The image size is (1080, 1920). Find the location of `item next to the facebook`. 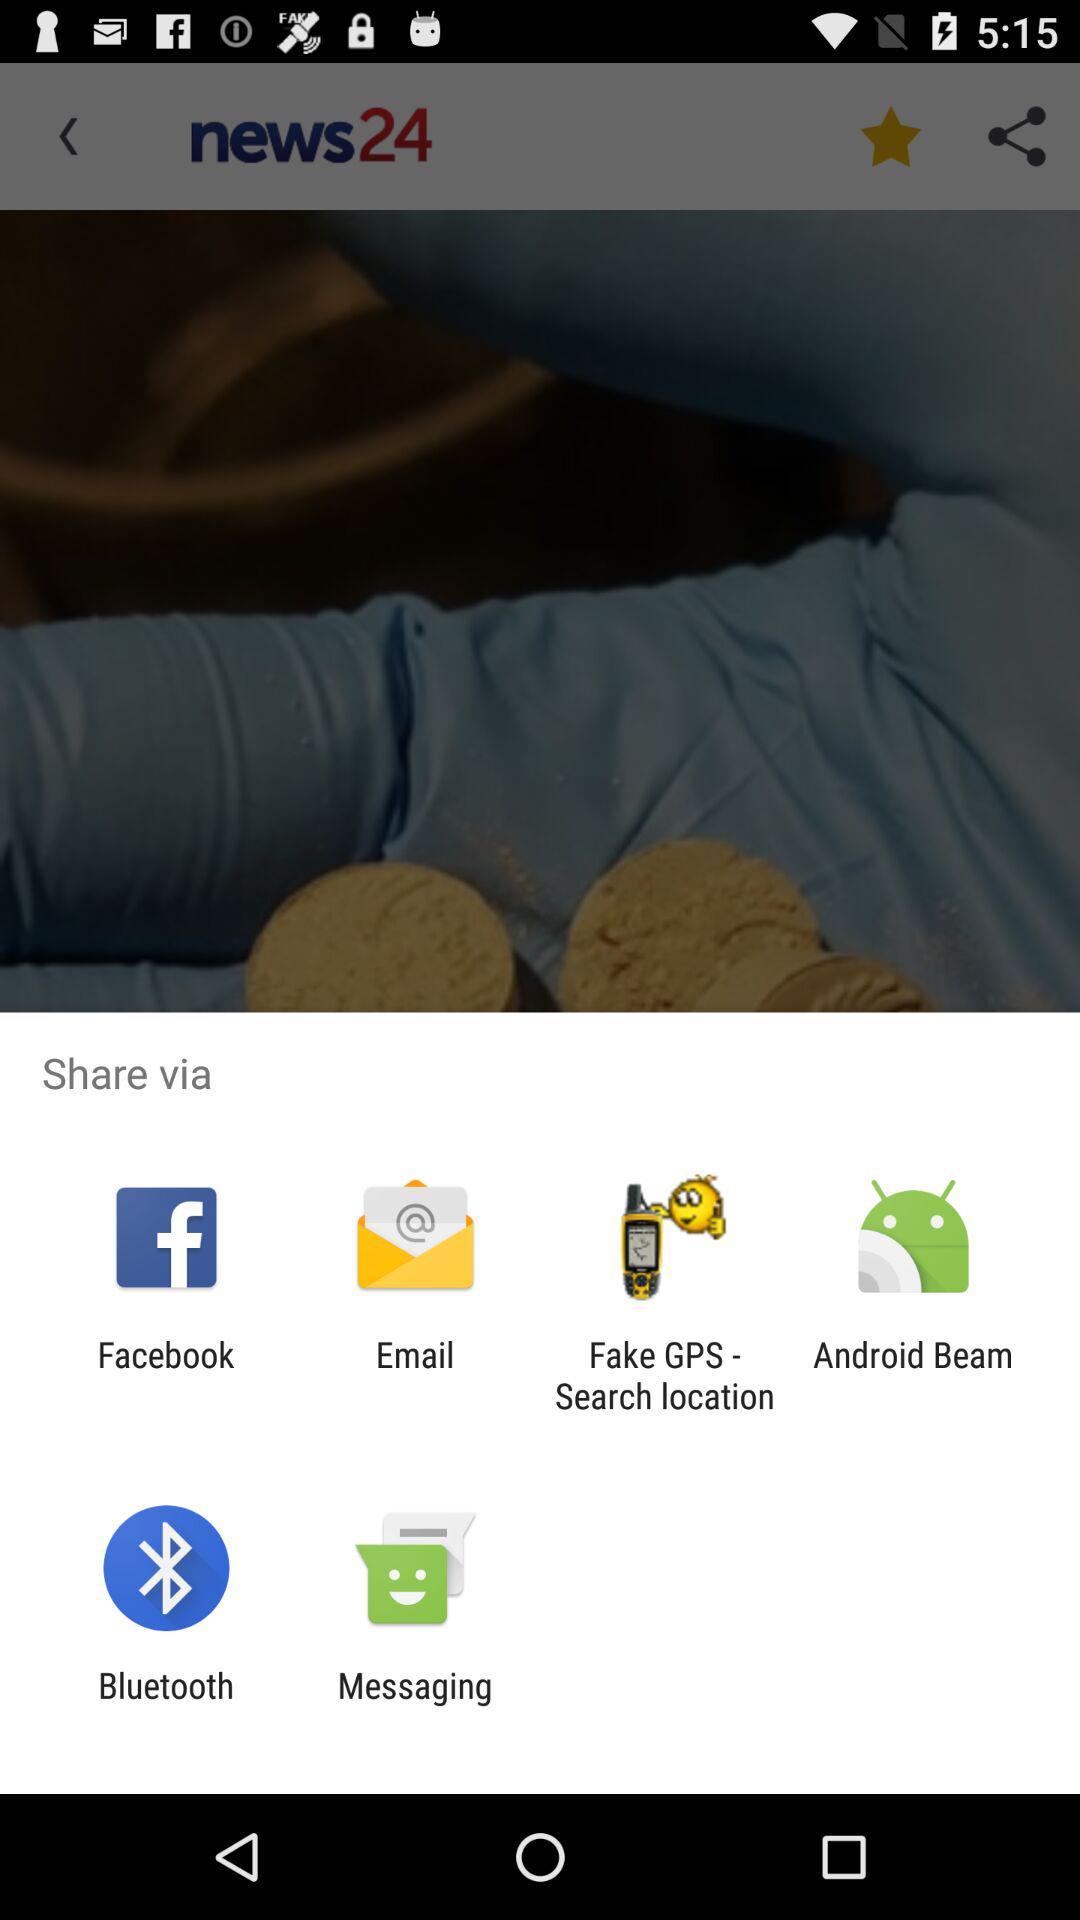

item next to the facebook is located at coordinates (414, 1374).